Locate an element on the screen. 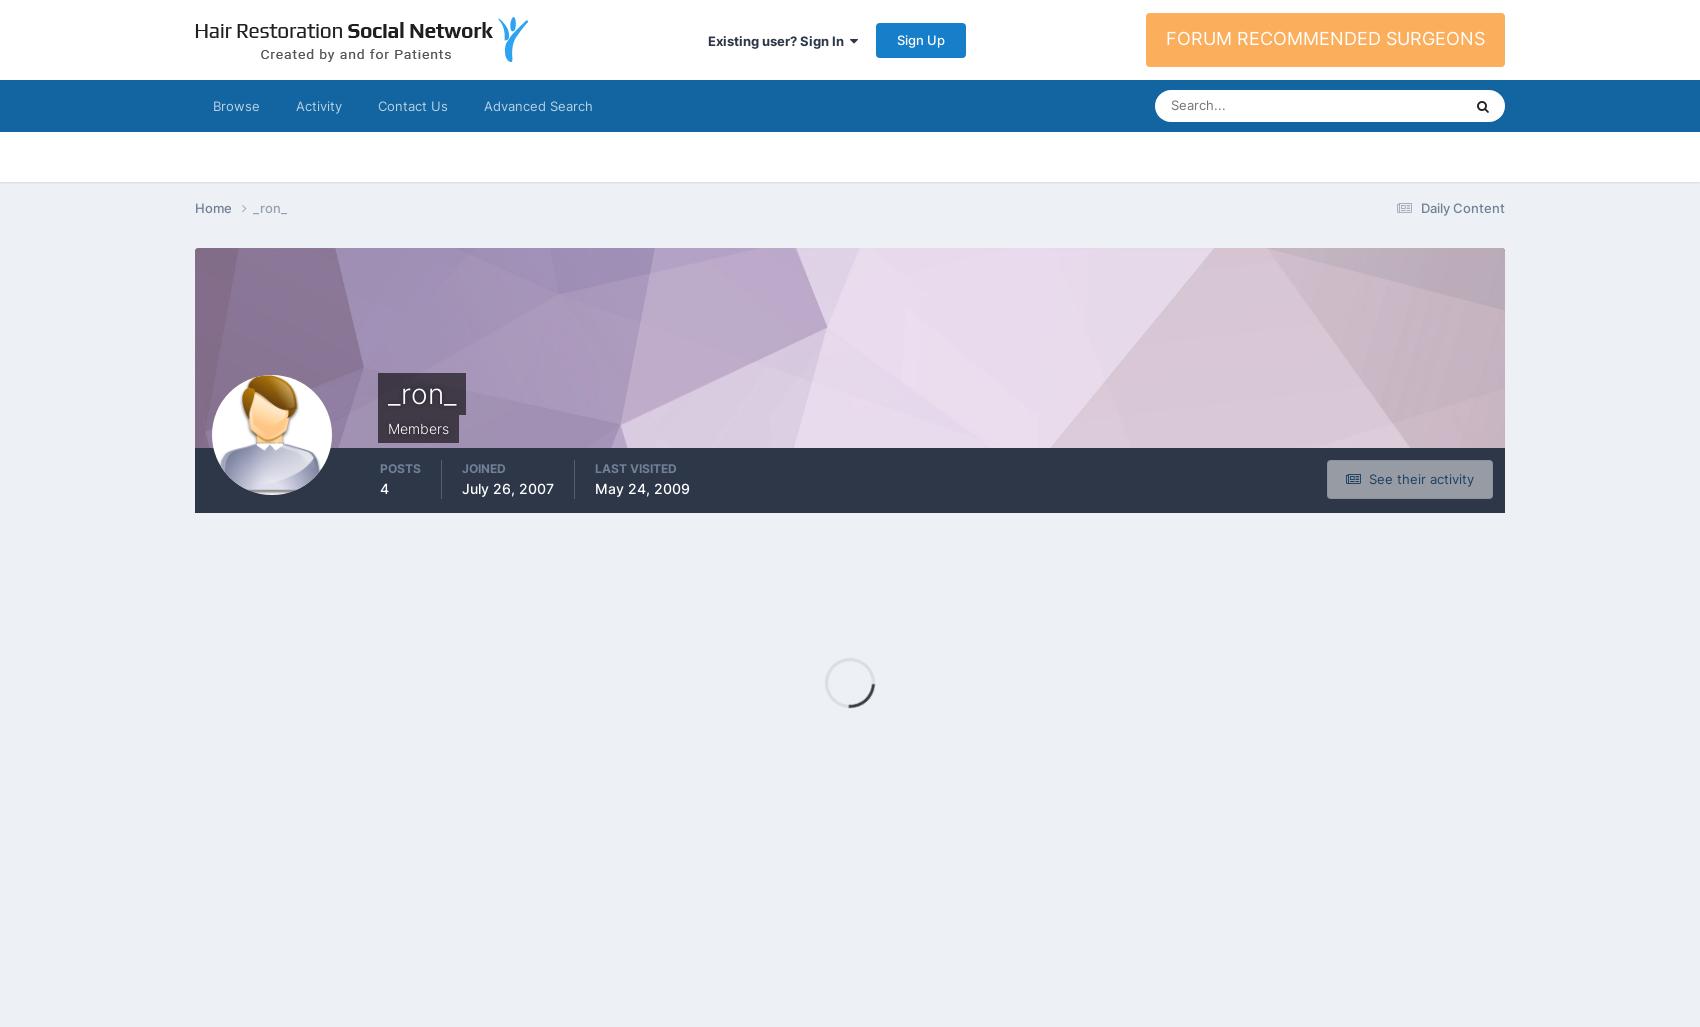 The width and height of the screenshot is (1700, 1027). 'May 24, 2009' is located at coordinates (642, 488).